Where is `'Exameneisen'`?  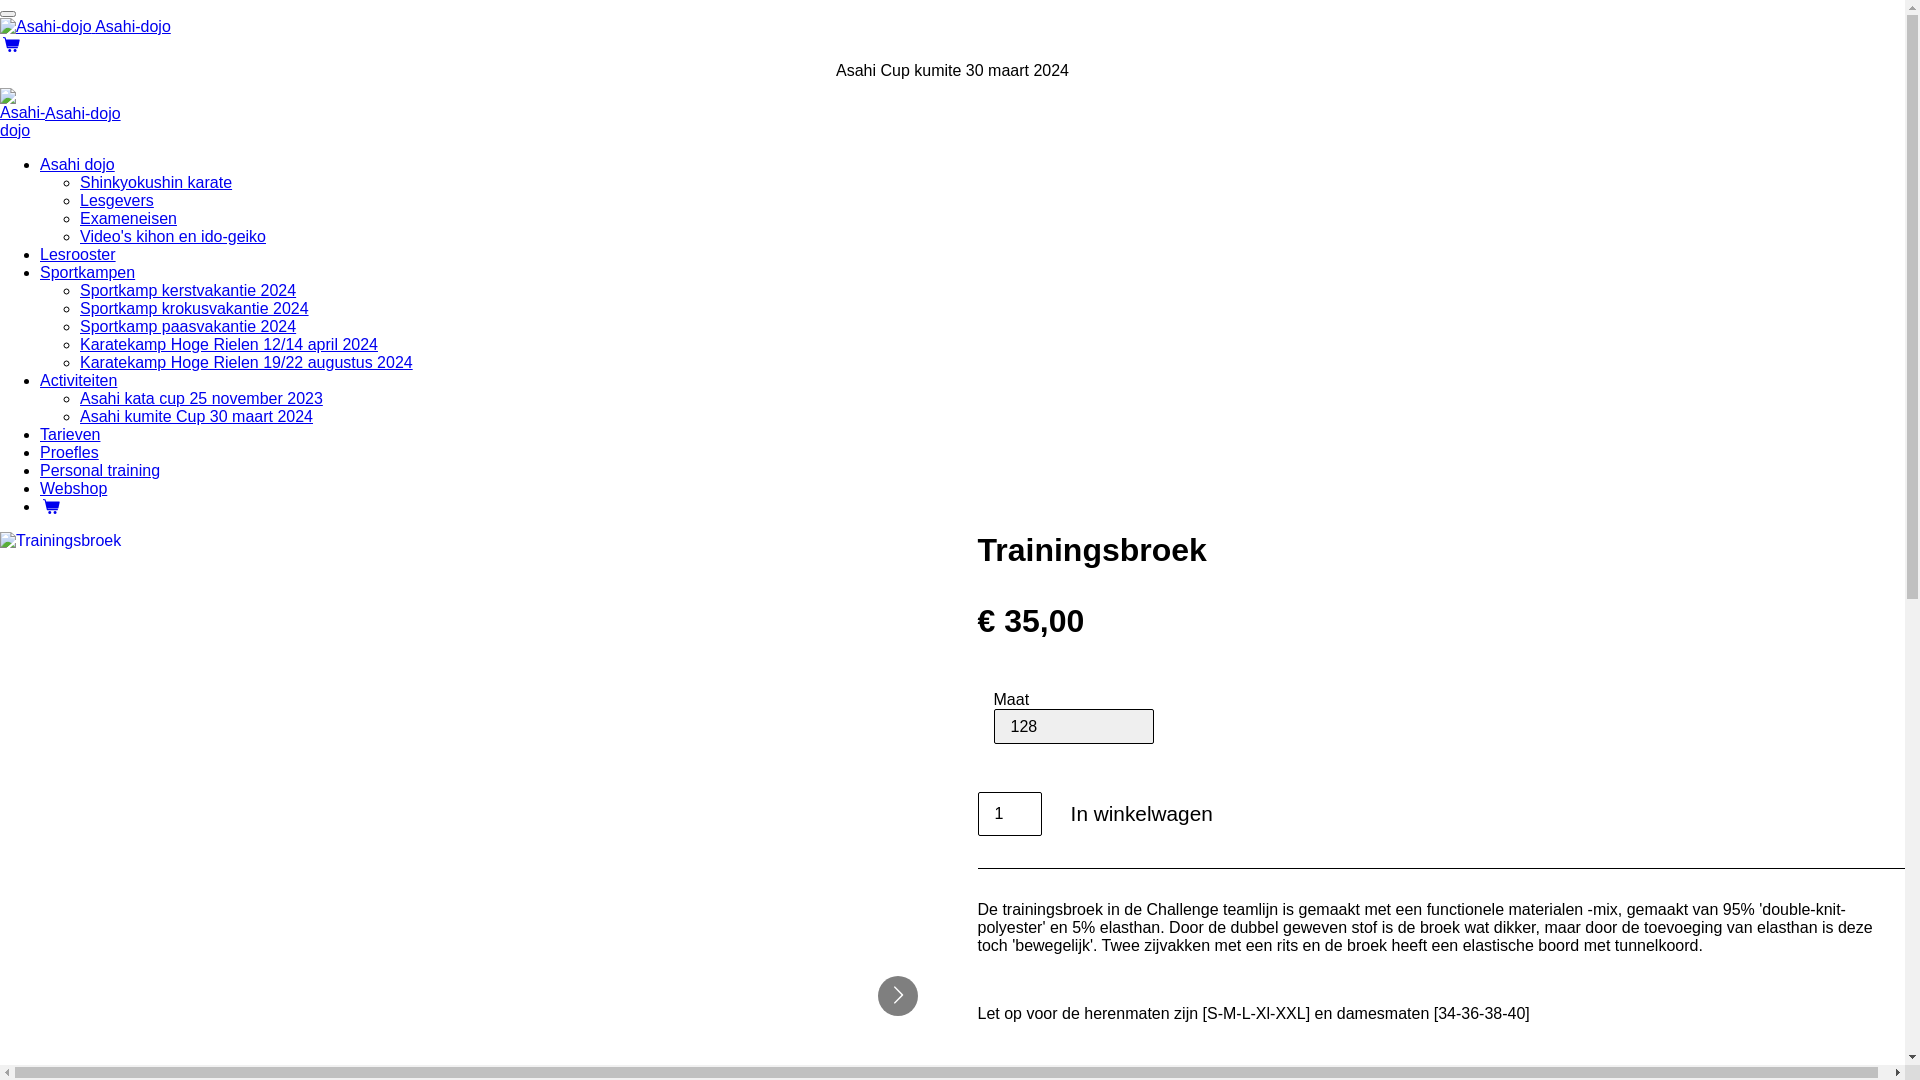 'Exameneisen' is located at coordinates (127, 218).